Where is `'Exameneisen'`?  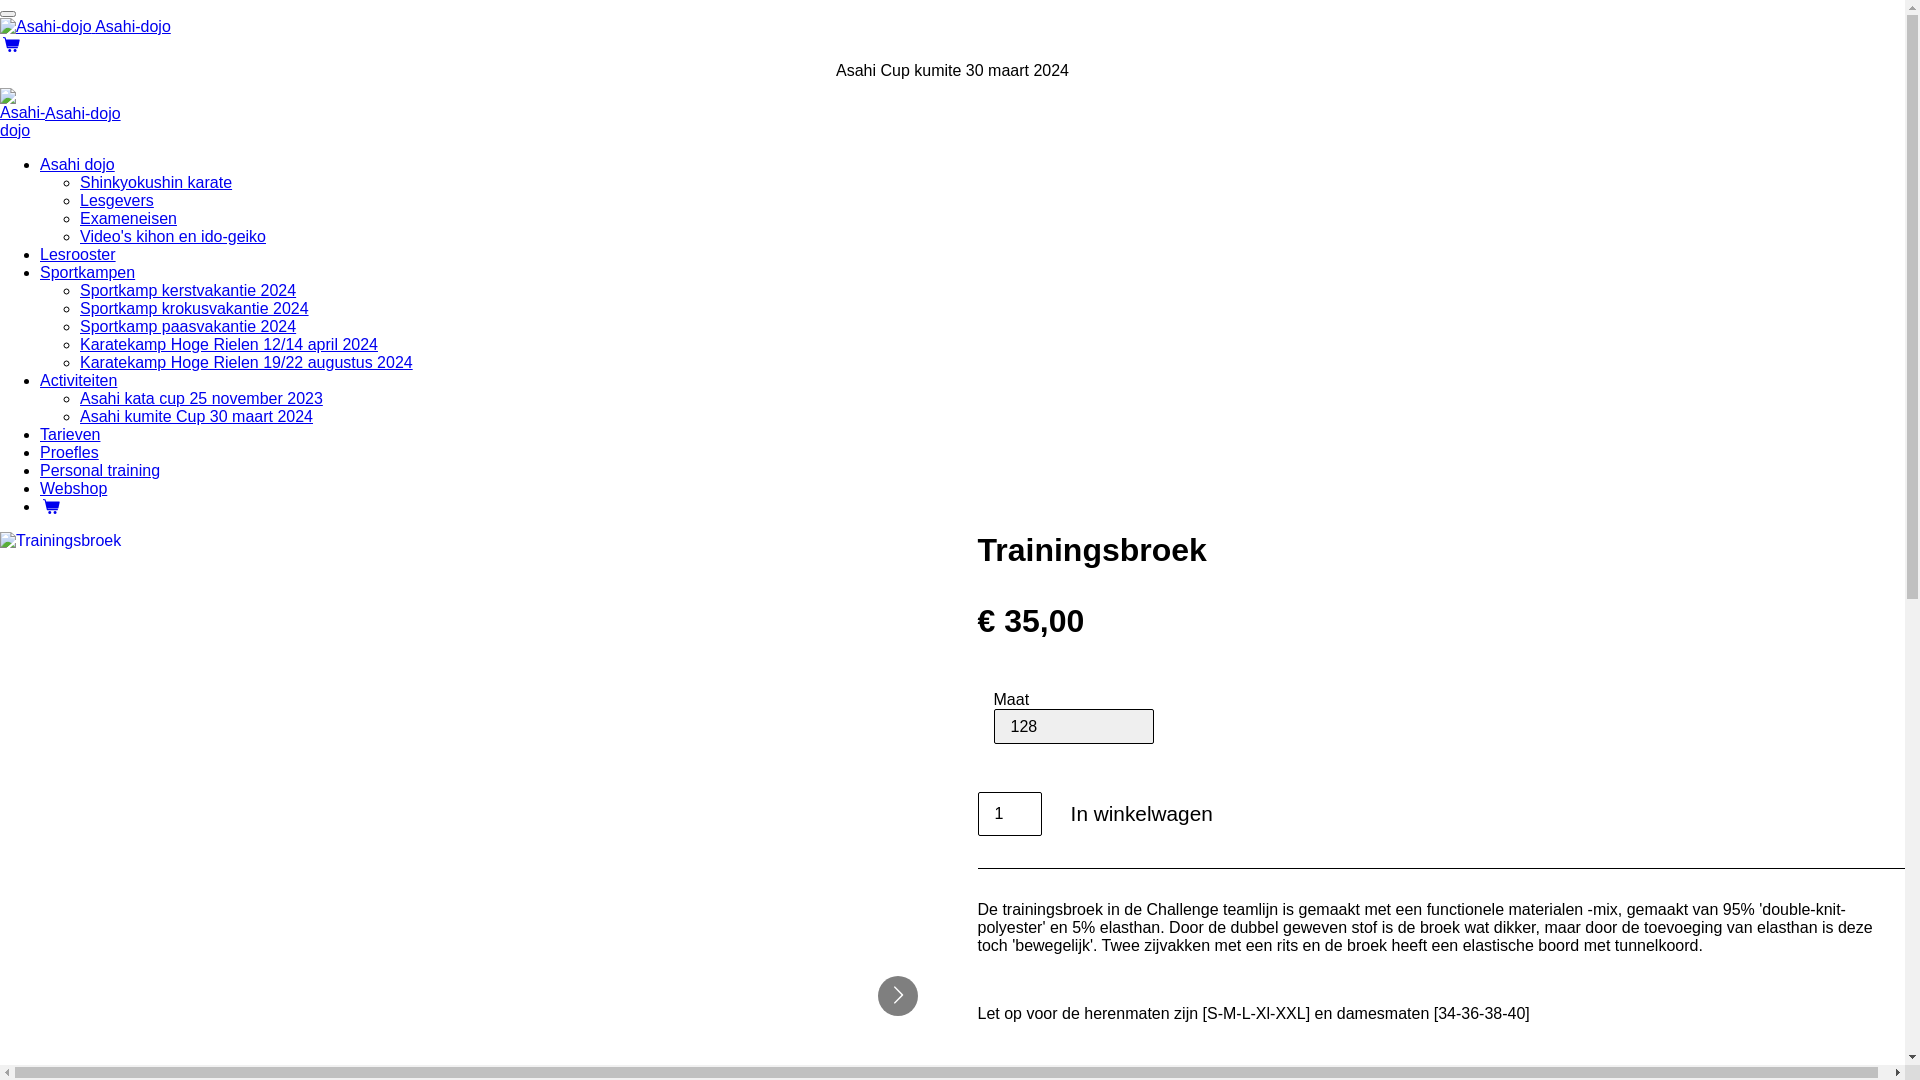 'Exameneisen' is located at coordinates (127, 218).